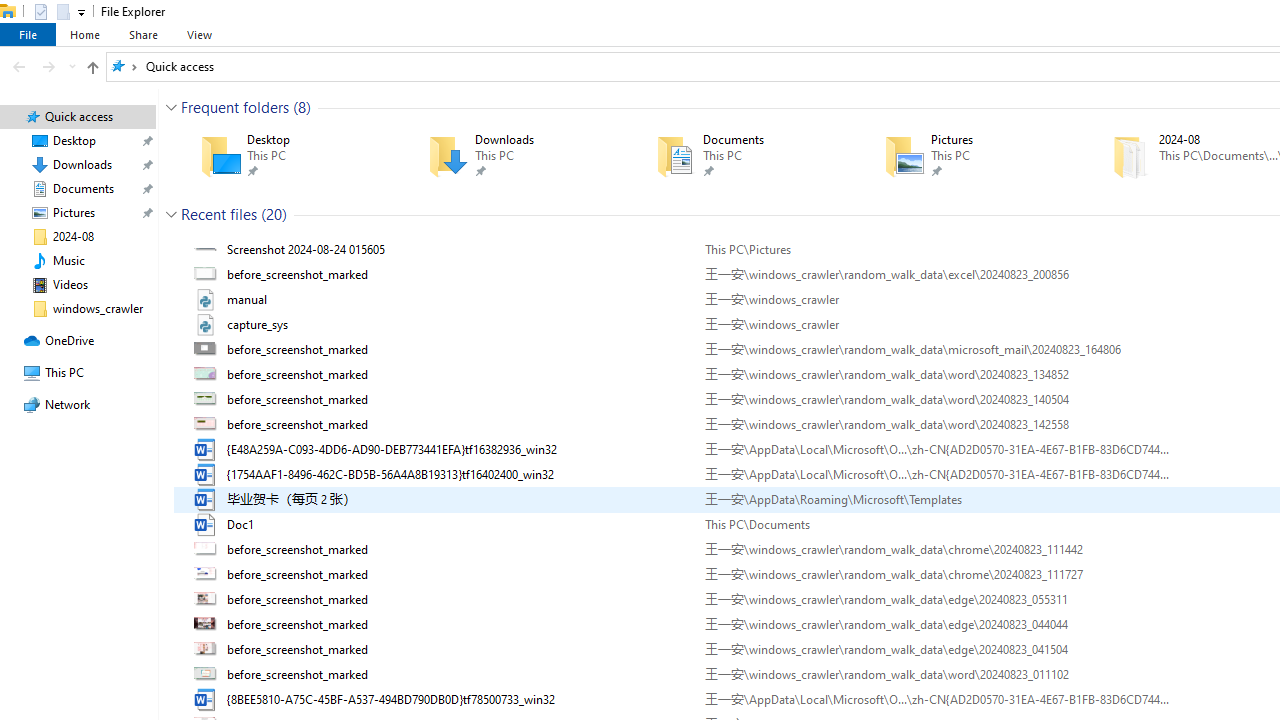 This screenshot has height=720, width=1280. I want to click on 'Up to "Desktop" (Alt + Up Arrow)', so click(91, 67).